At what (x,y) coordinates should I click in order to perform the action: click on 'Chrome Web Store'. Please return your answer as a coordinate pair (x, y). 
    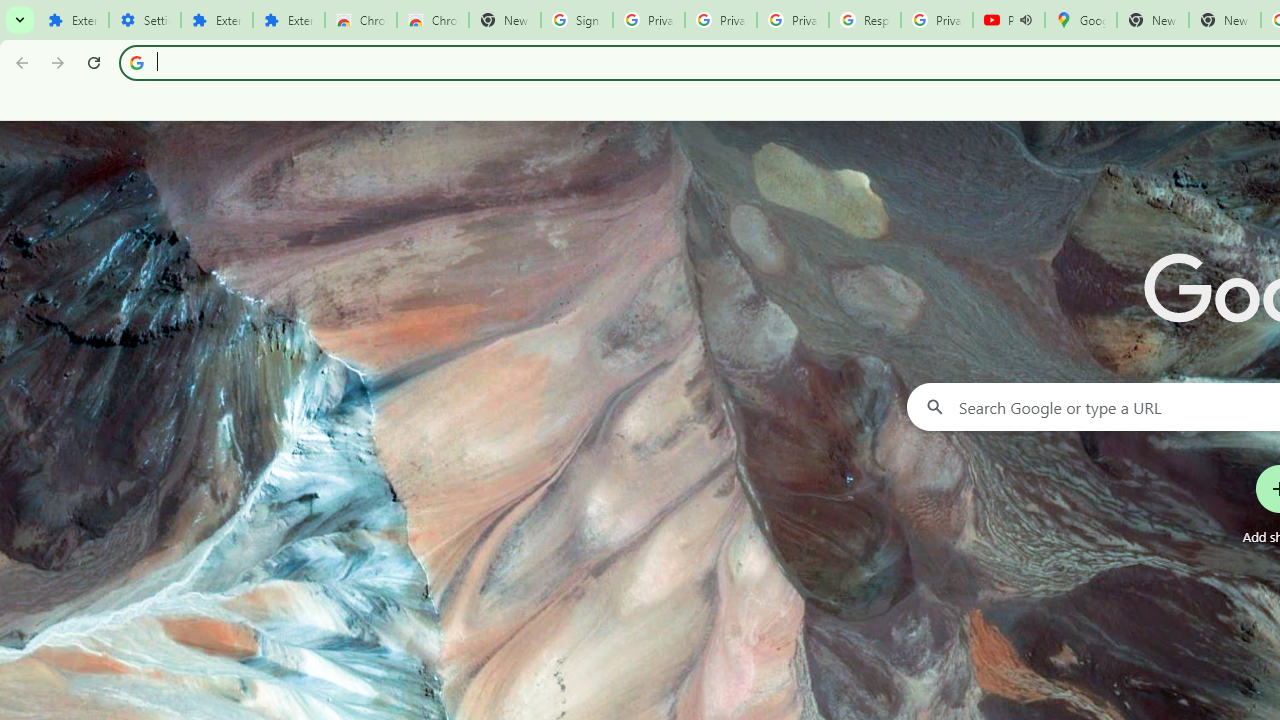
    Looking at the image, I should click on (360, 20).